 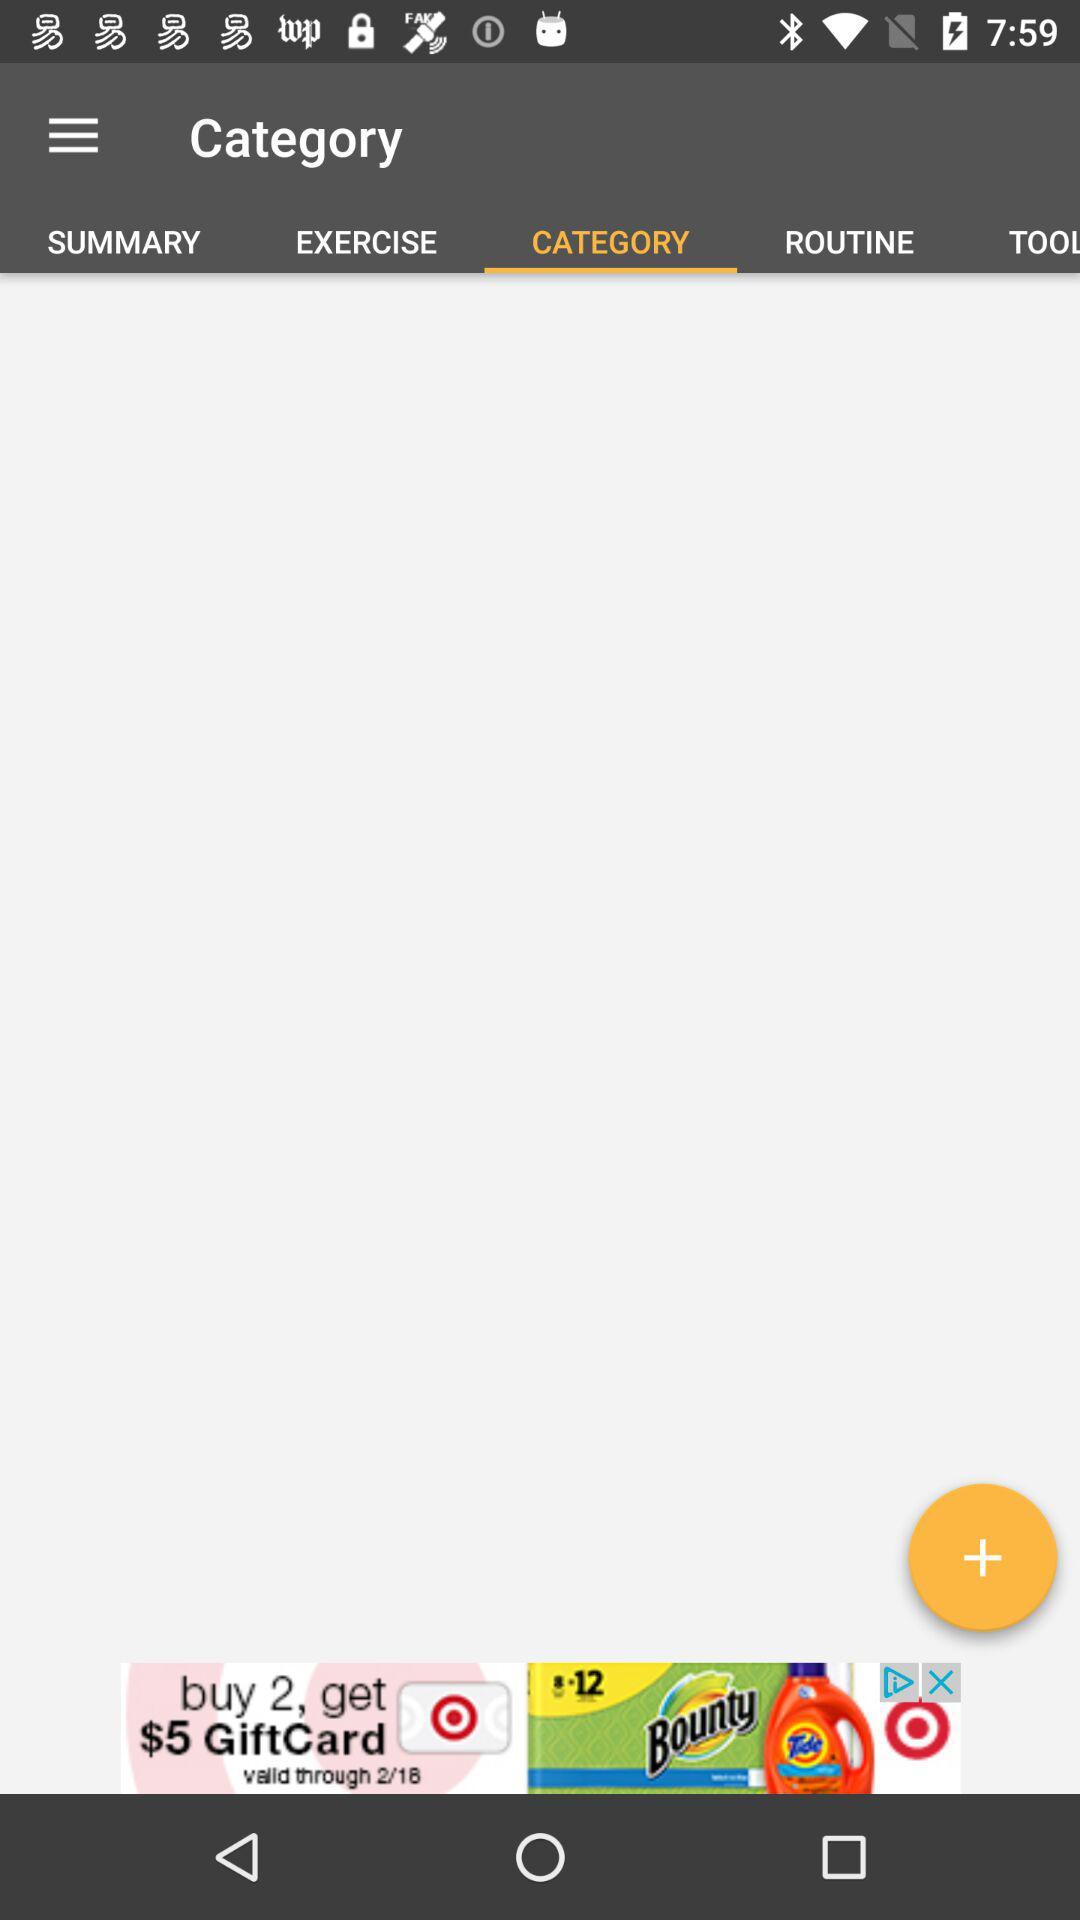 I want to click on plus button, so click(x=981, y=1564).